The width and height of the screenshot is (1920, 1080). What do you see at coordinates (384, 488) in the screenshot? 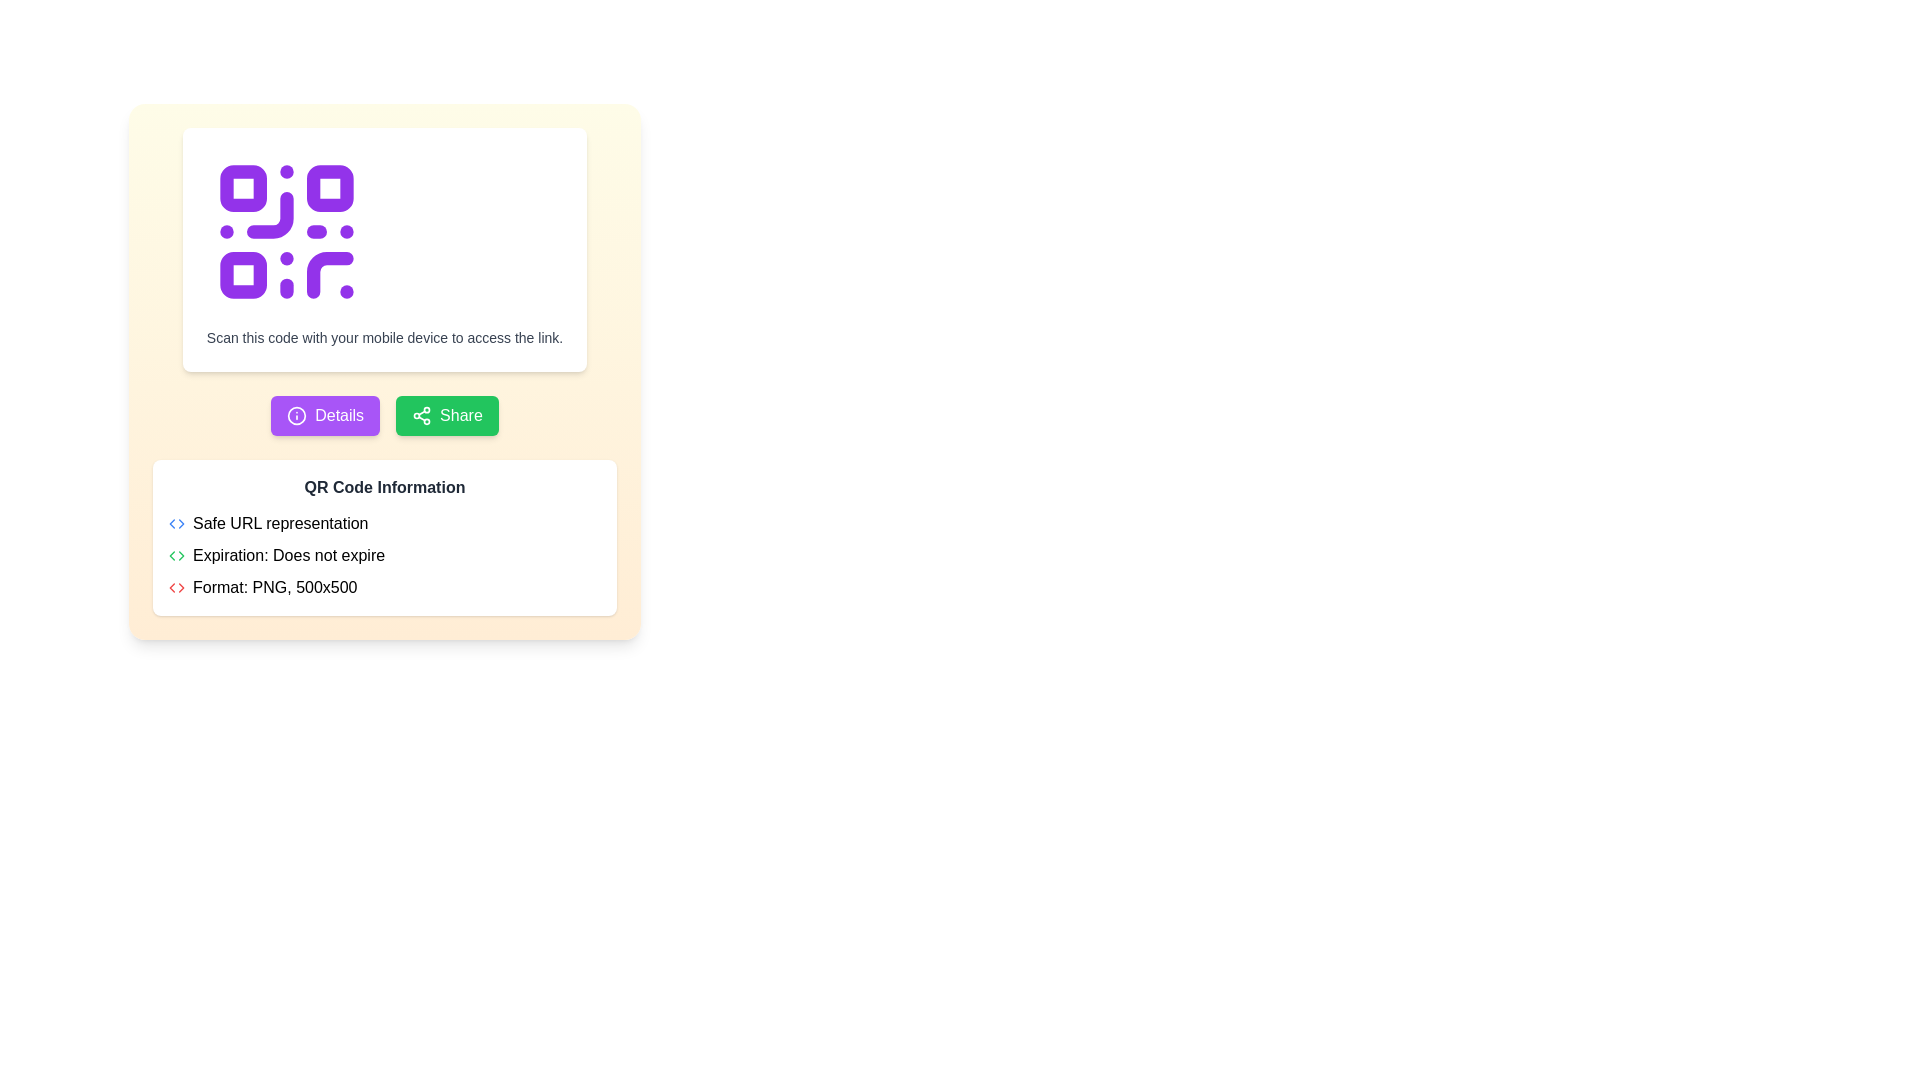
I see `the text header displaying 'QR Code Information' which is styled in bold dark gray and positioned at the top of the white box containing additional information` at bounding box center [384, 488].